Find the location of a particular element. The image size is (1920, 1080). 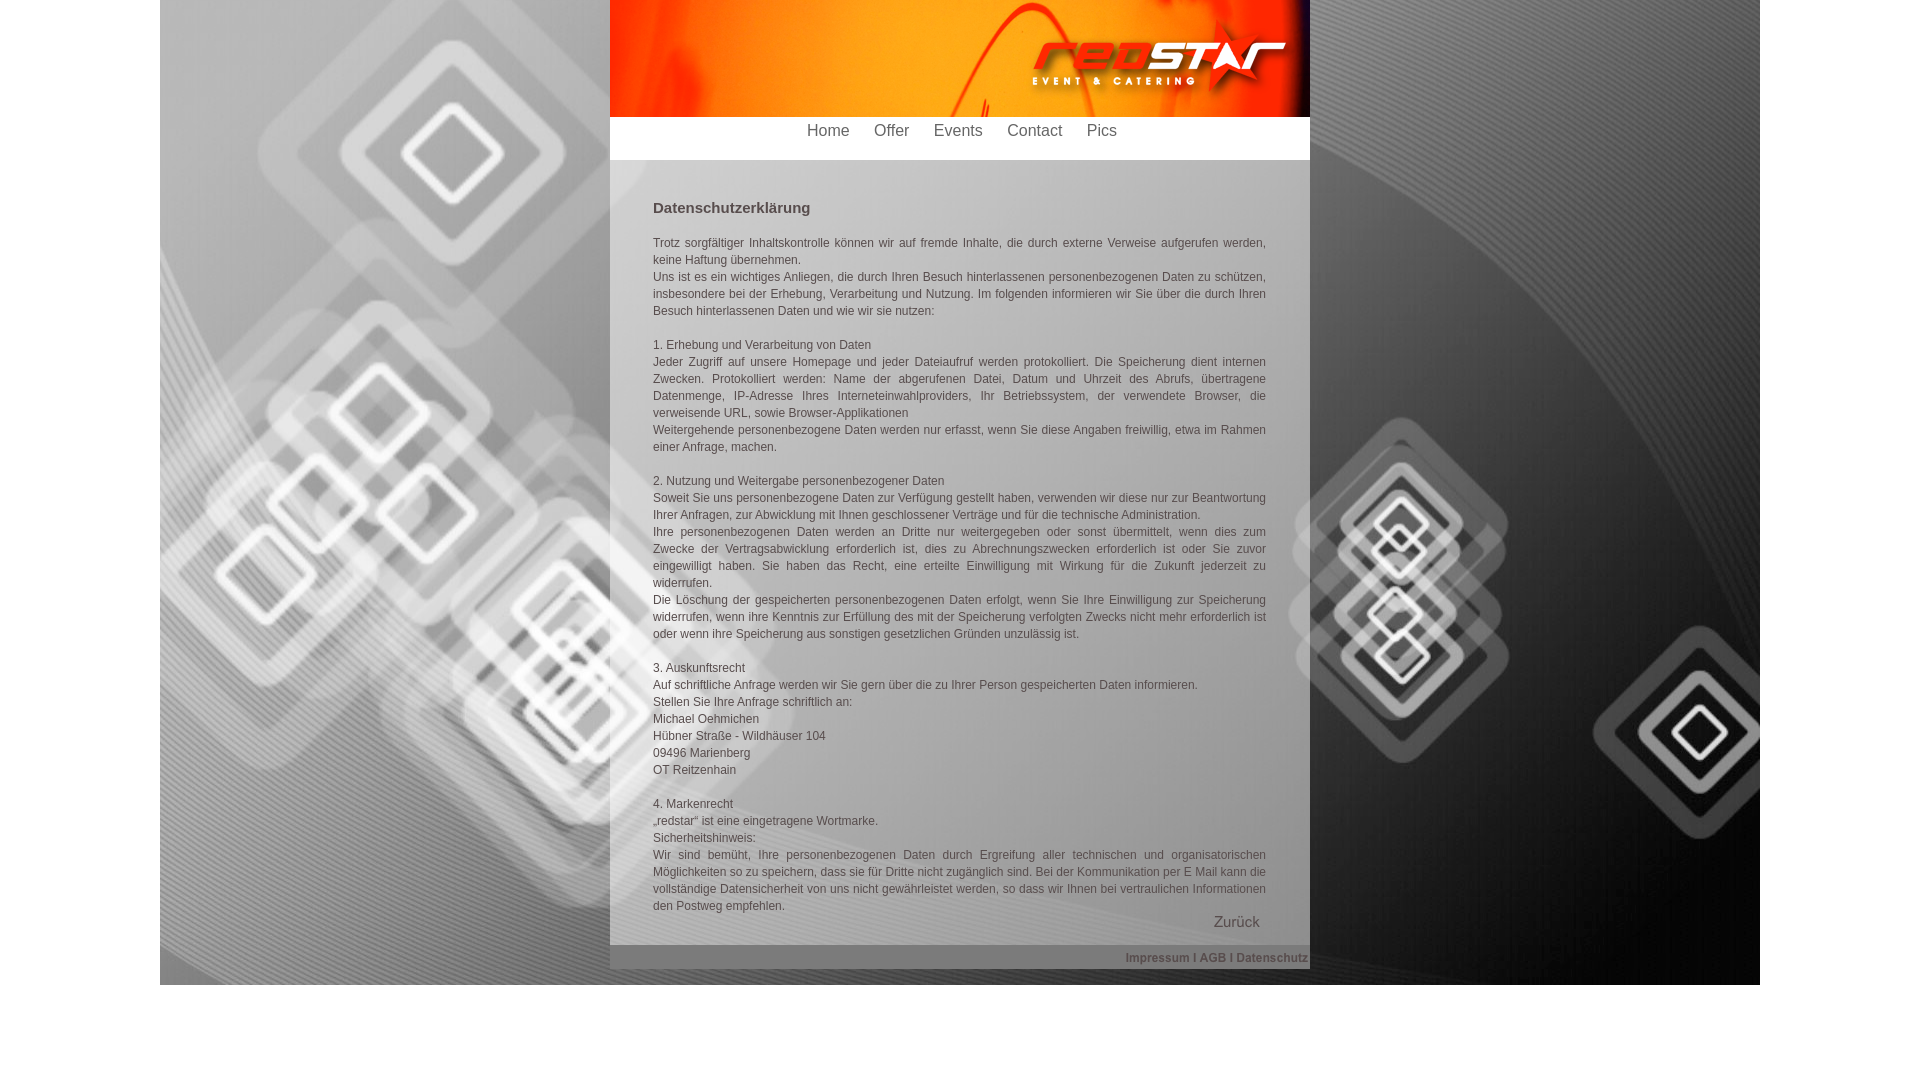

'Events' is located at coordinates (960, 130).